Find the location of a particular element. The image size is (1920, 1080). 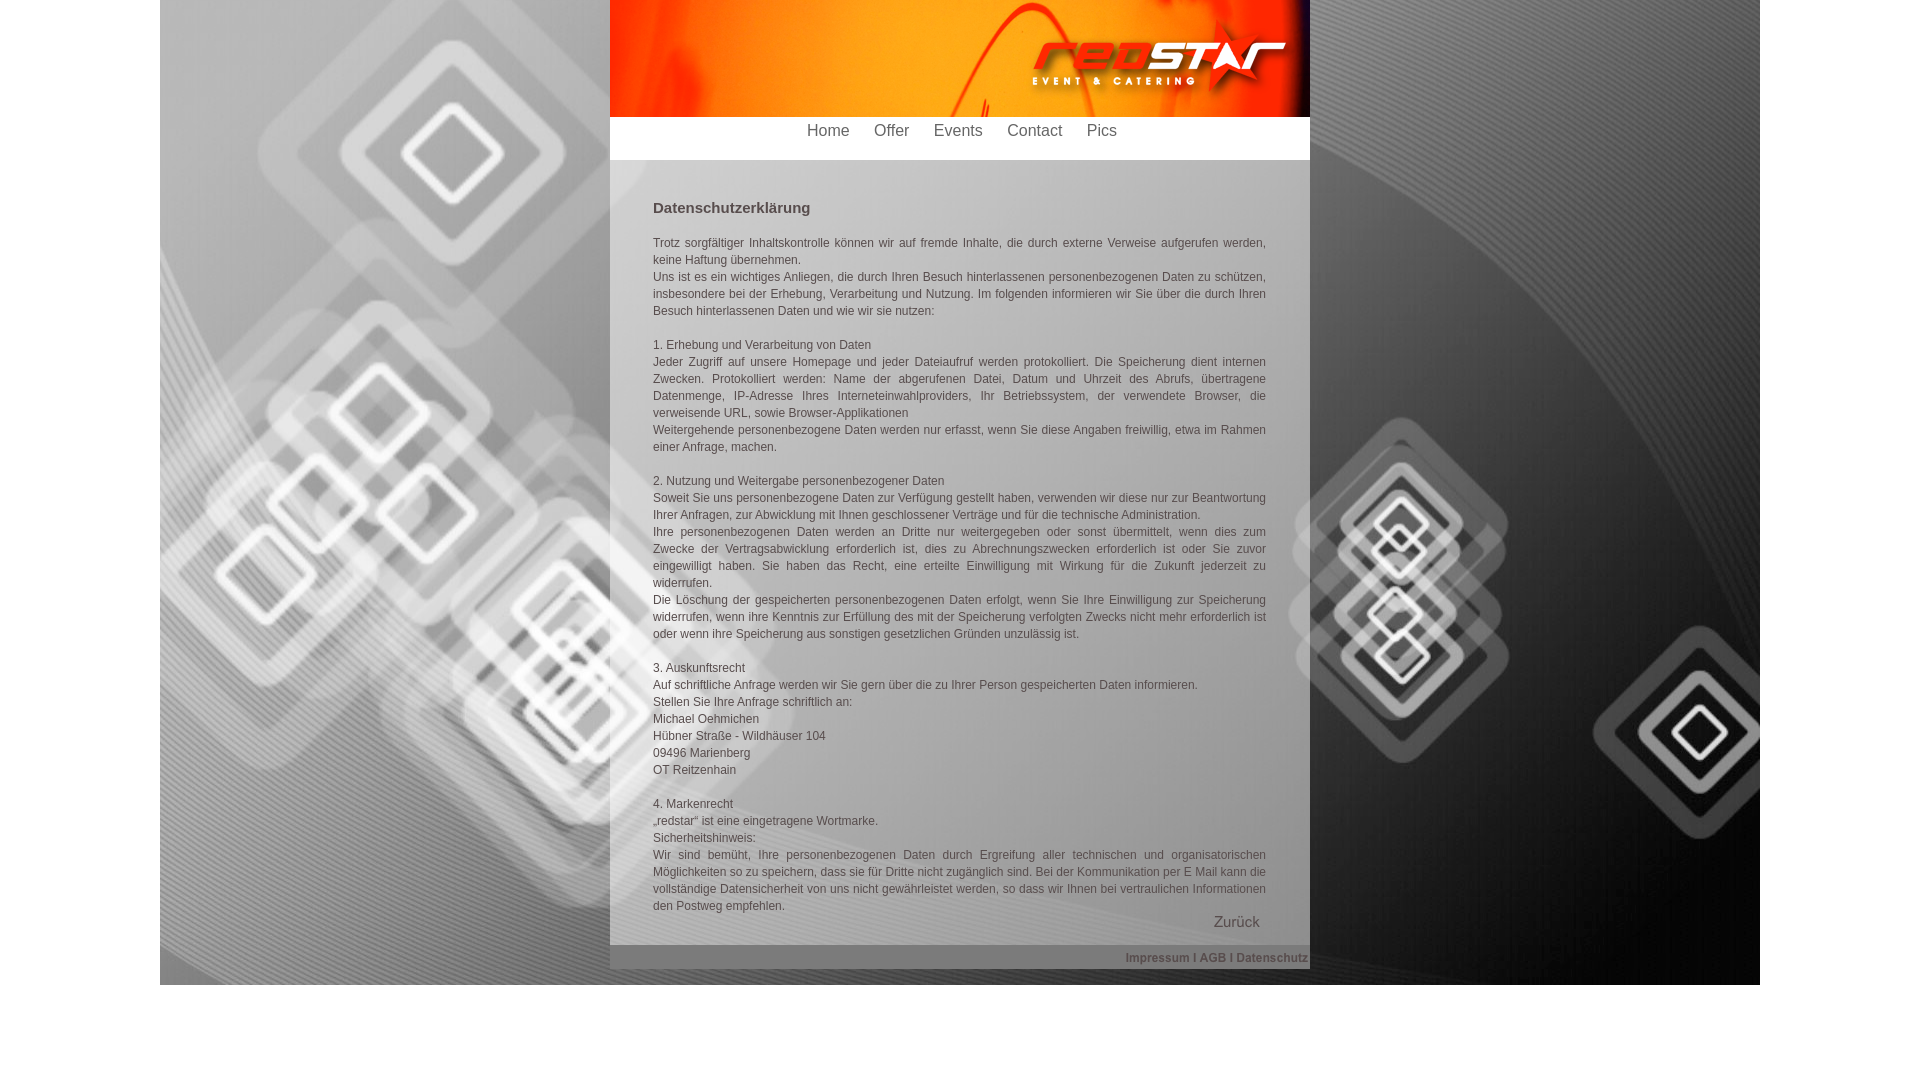

'Events' is located at coordinates (960, 130).